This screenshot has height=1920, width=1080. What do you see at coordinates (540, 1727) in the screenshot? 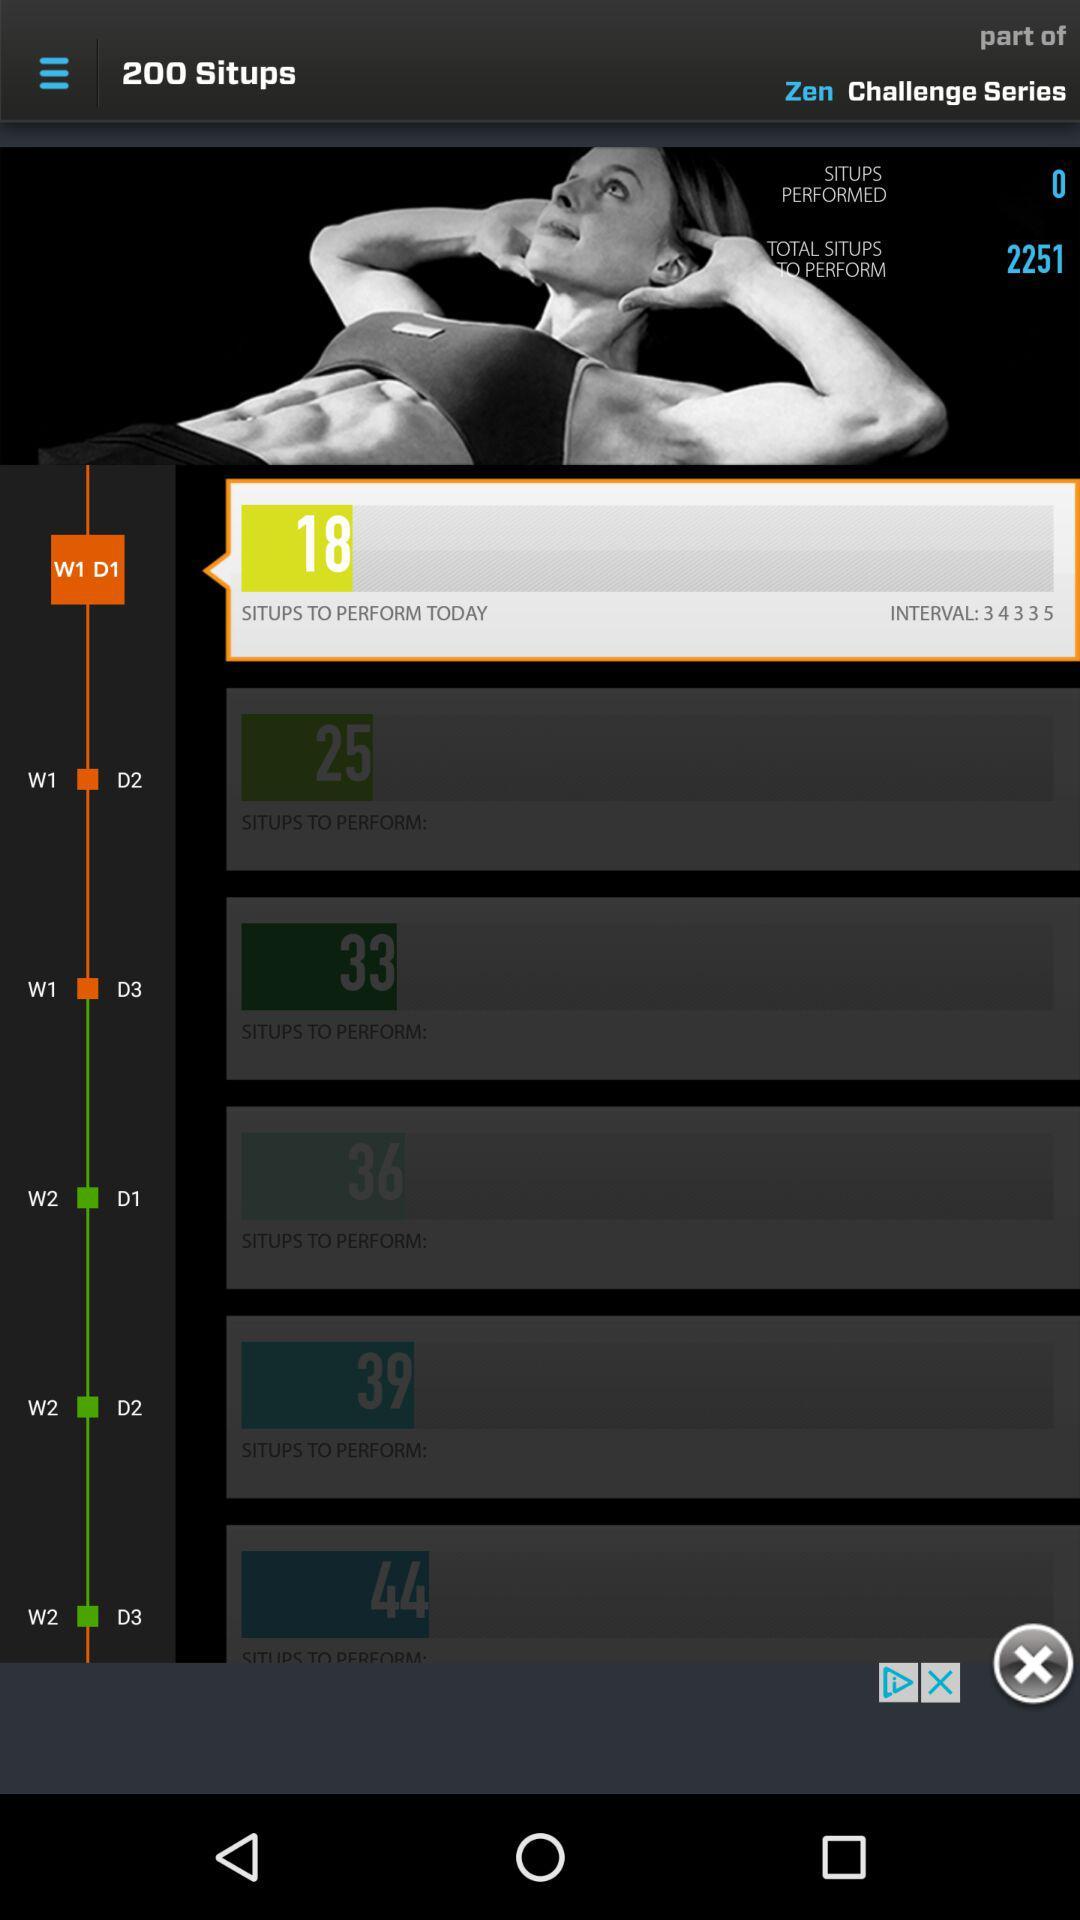
I see `click on advertisements` at bounding box center [540, 1727].